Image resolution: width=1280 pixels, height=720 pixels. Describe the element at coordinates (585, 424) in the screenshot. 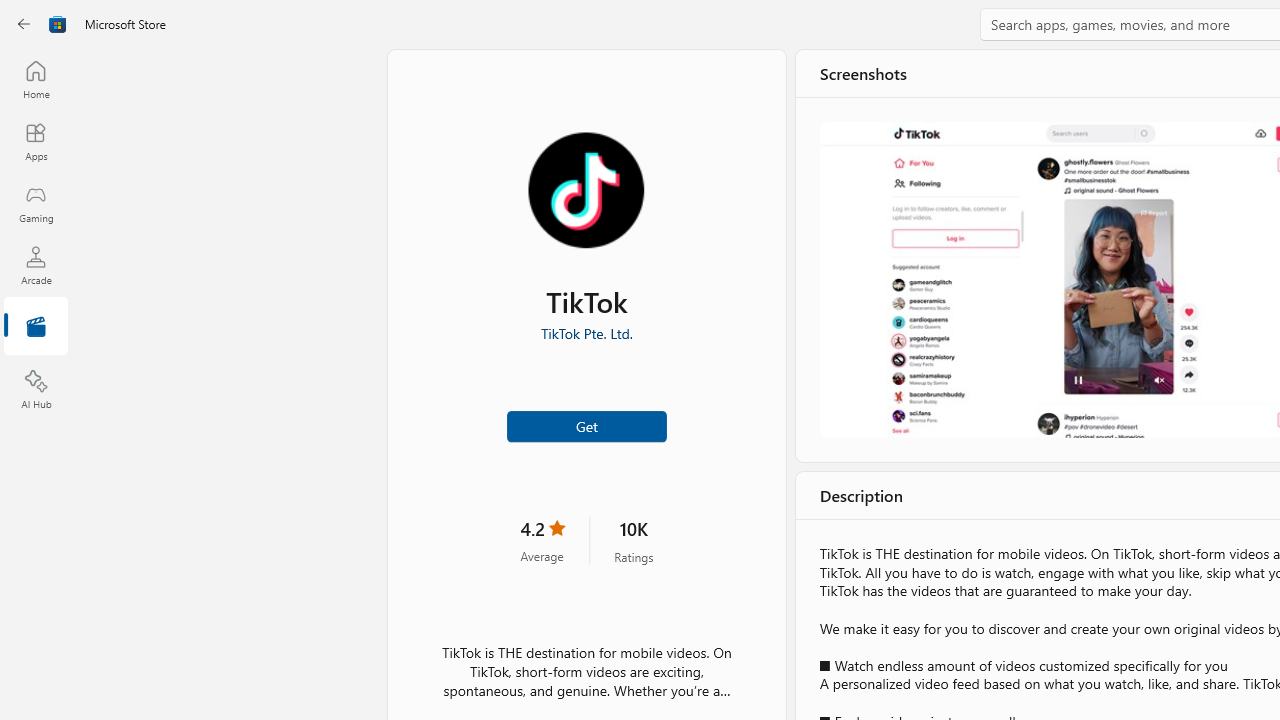

I see `'Get'` at that location.